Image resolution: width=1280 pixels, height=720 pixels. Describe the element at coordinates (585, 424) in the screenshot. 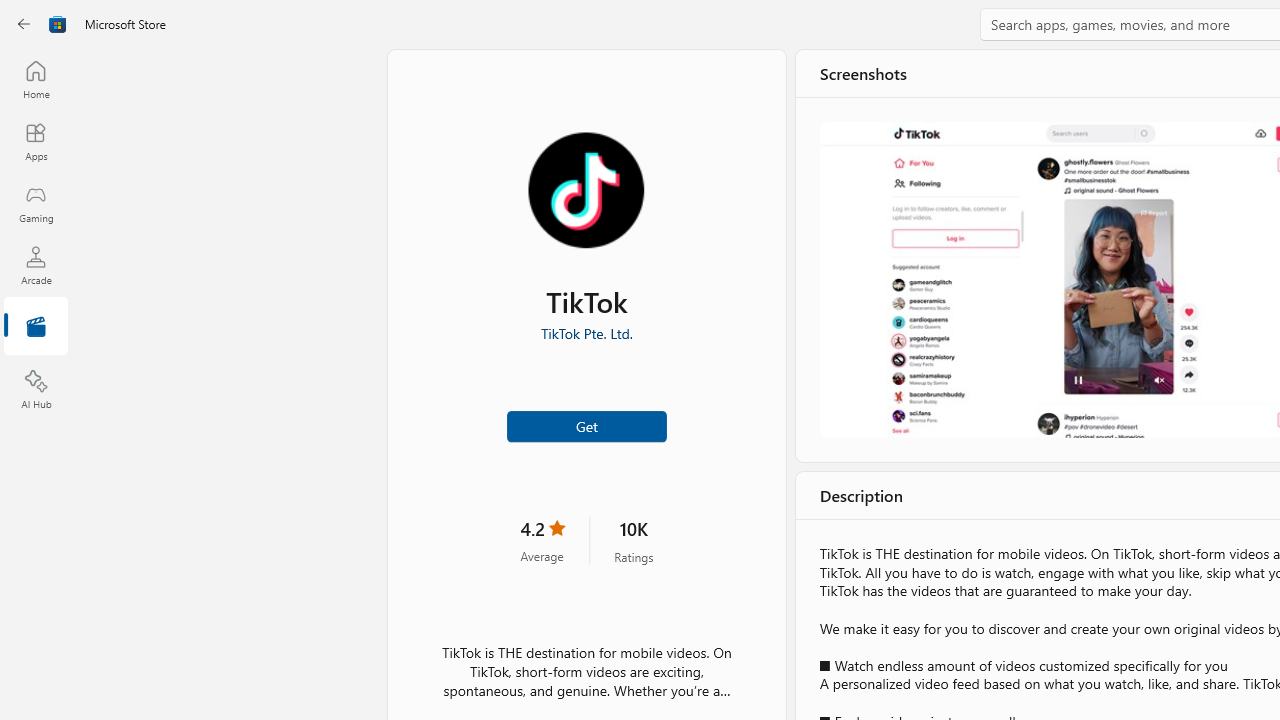

I see `'Get'` at that location.